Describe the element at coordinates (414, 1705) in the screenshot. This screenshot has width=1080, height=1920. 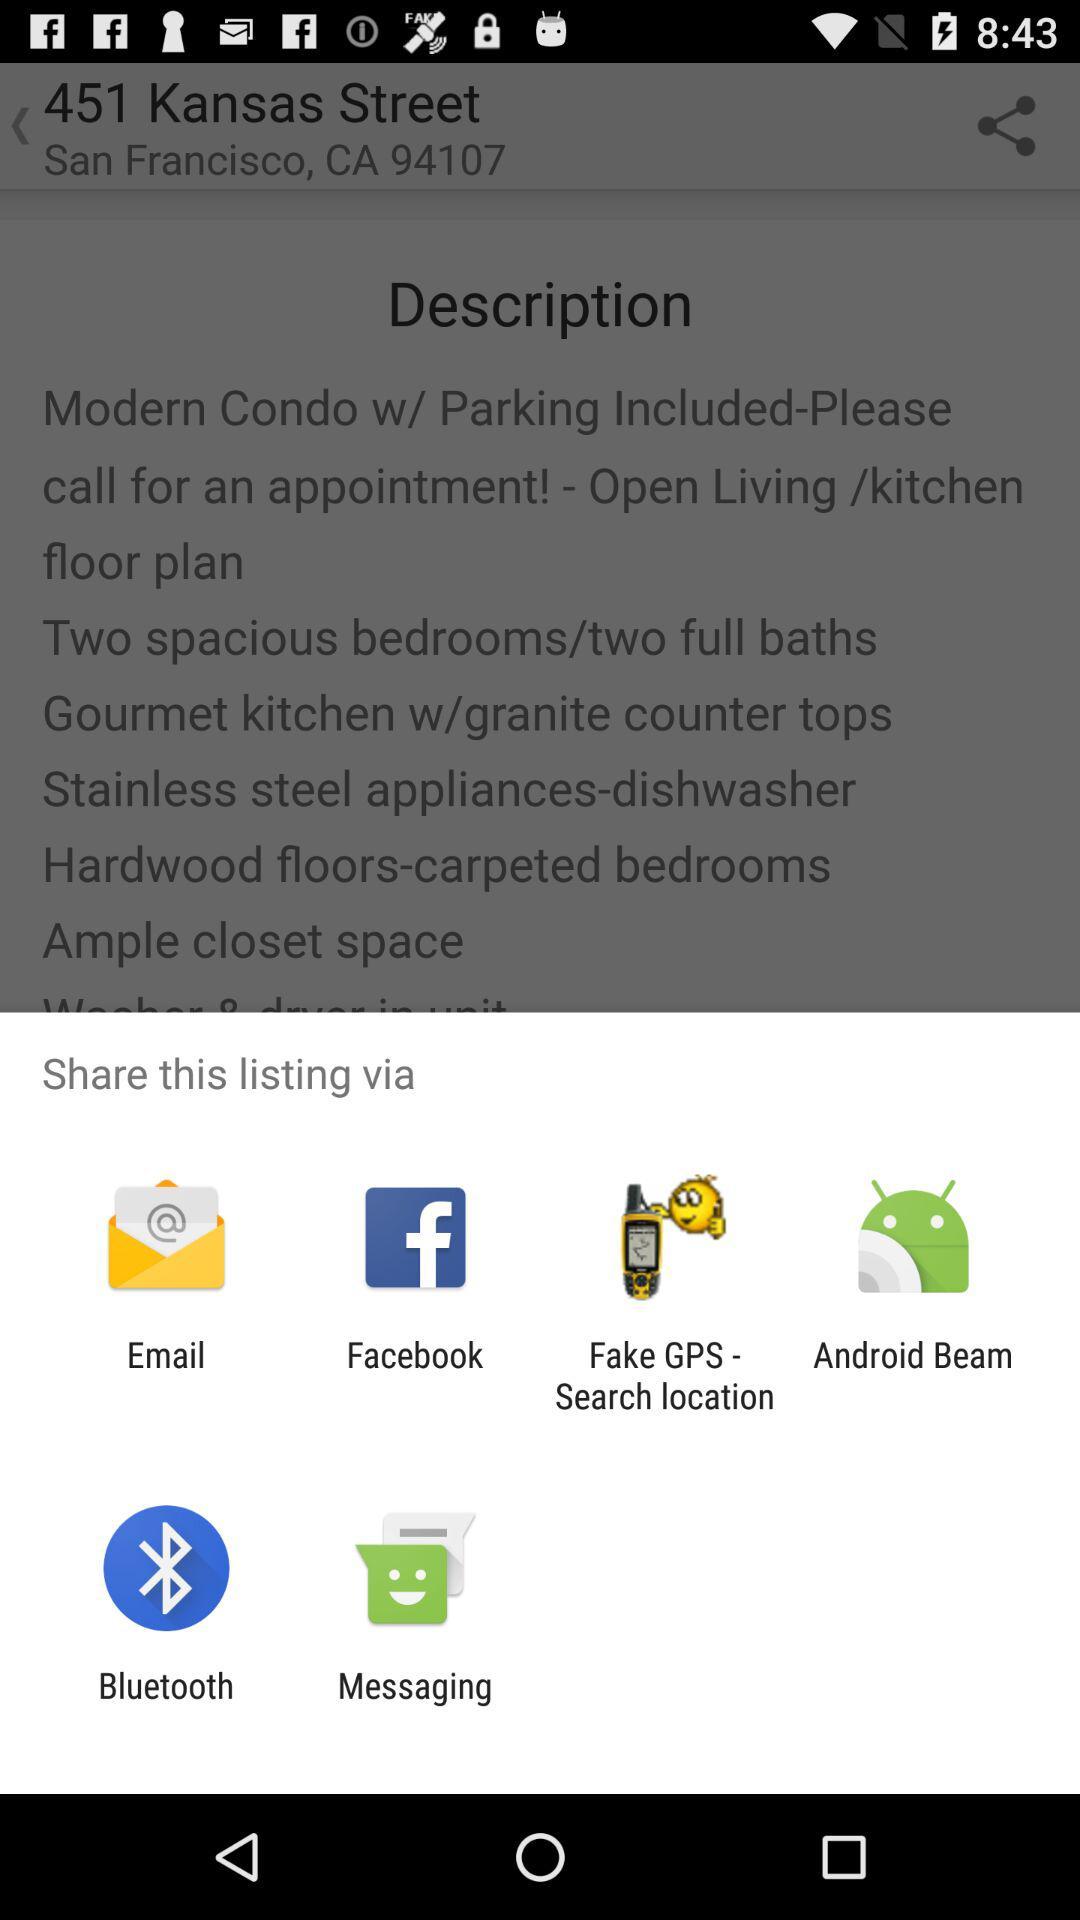
I see `app to the right of bluetooth icon` at that location.